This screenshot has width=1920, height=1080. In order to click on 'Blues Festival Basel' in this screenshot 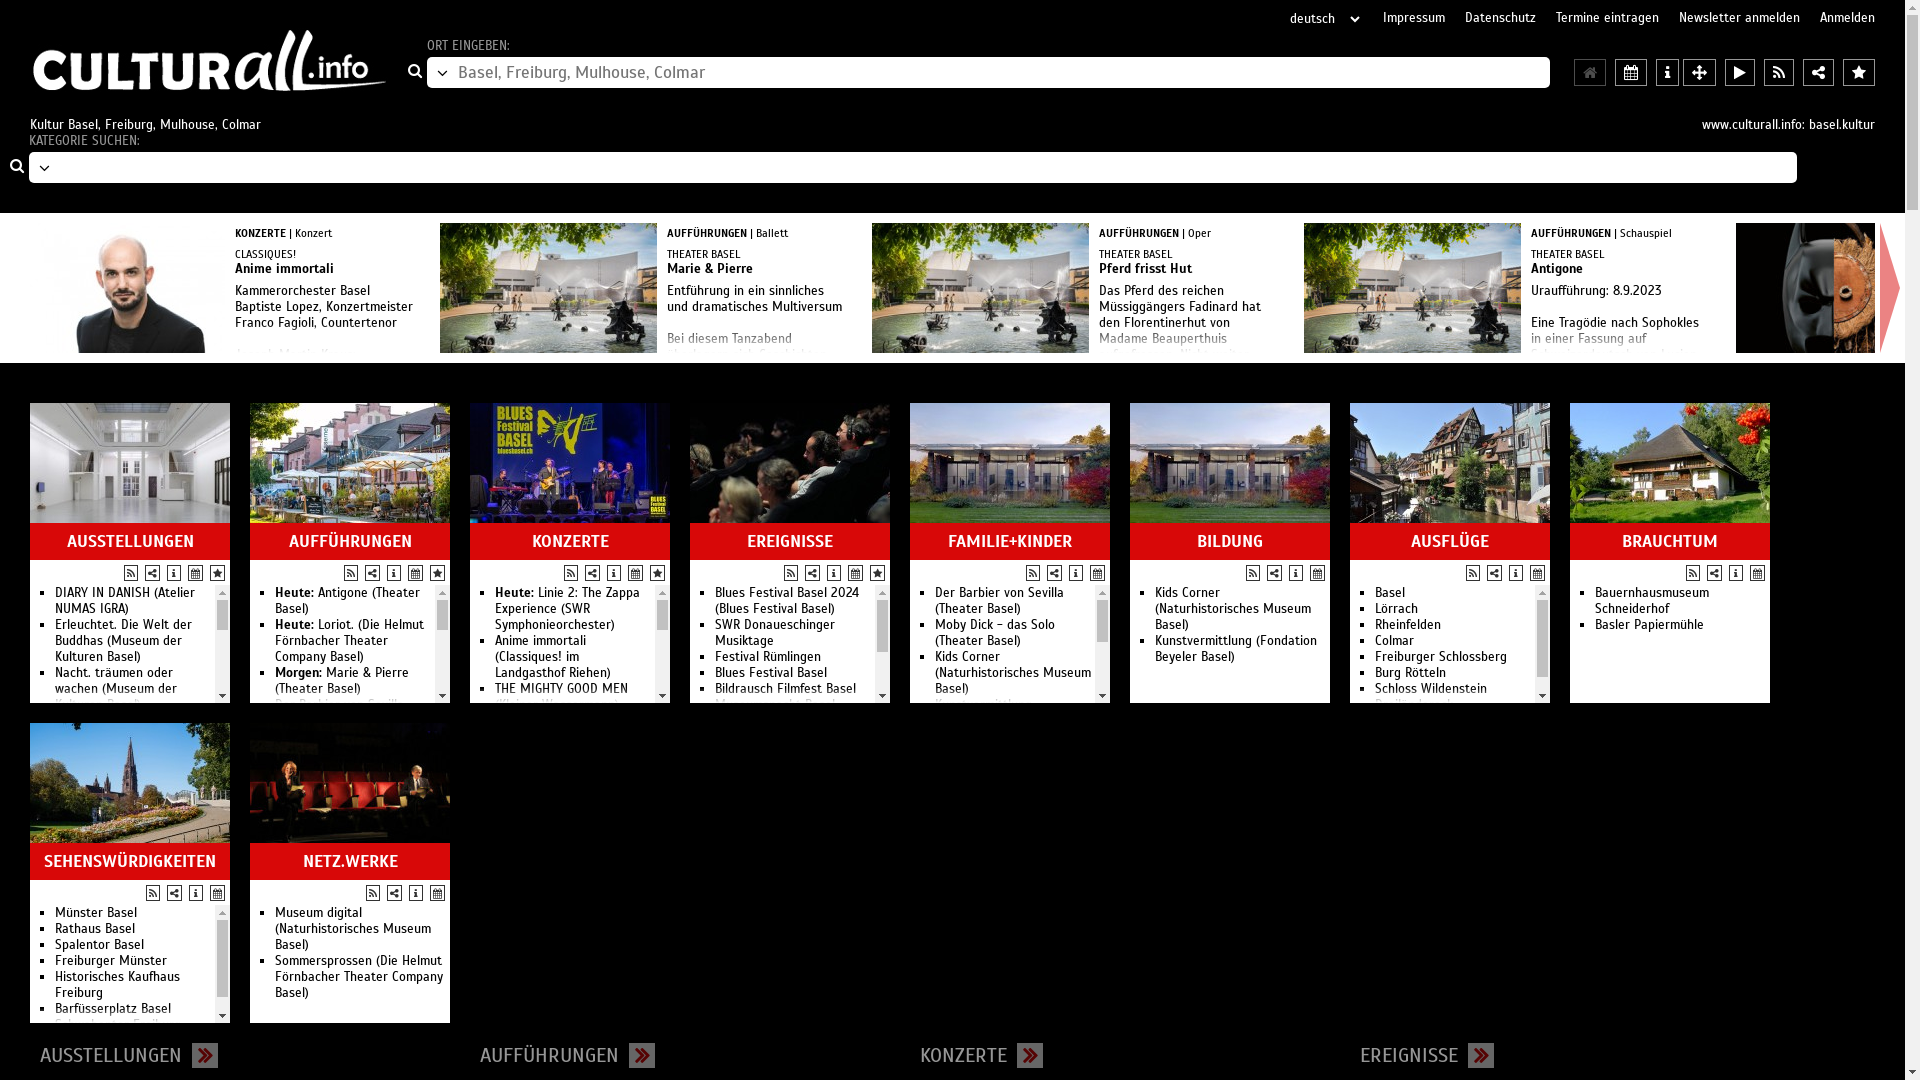, I will do `click(715, 672)`.